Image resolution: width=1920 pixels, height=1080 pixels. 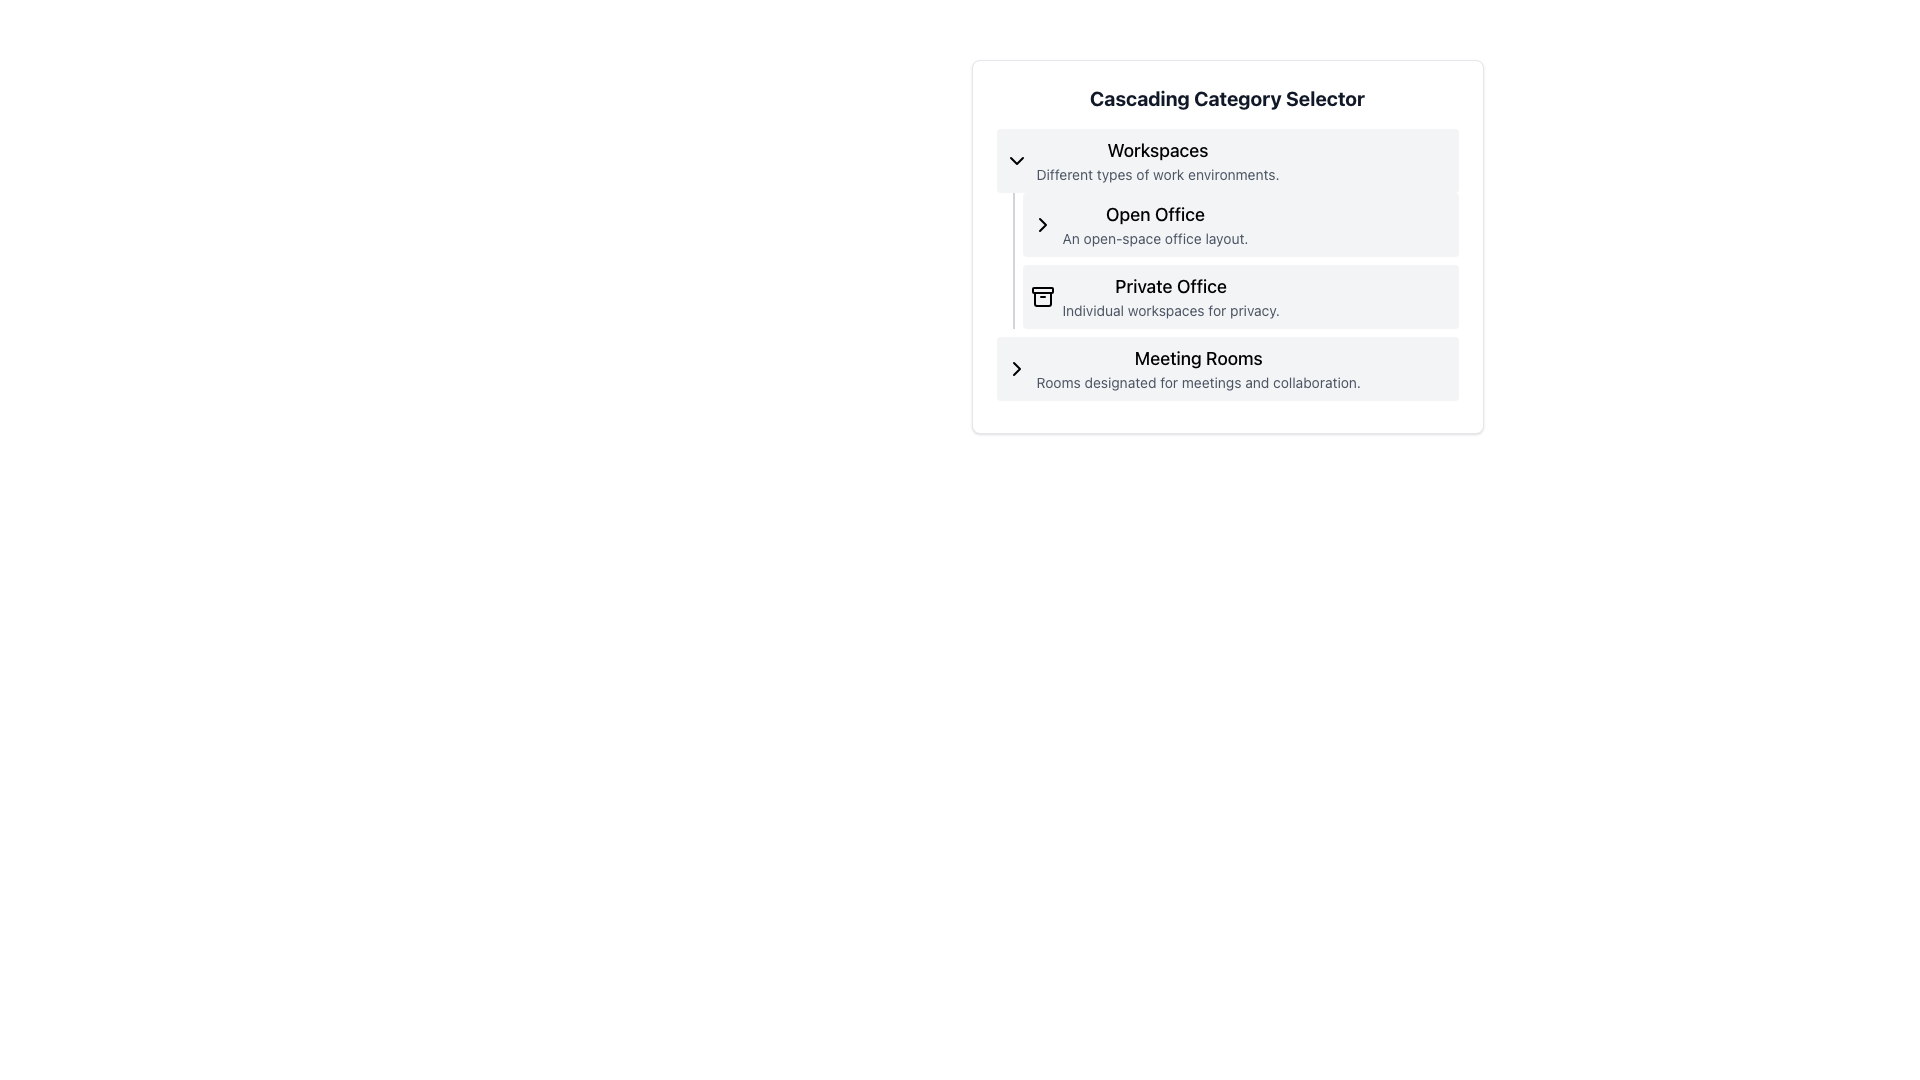 I want to click on the Text Label that provides a descriptive summary of the 'Private Office' option, which is located below the 'Private Office' text in the cascading category selector, so click(x=1171, y=311).